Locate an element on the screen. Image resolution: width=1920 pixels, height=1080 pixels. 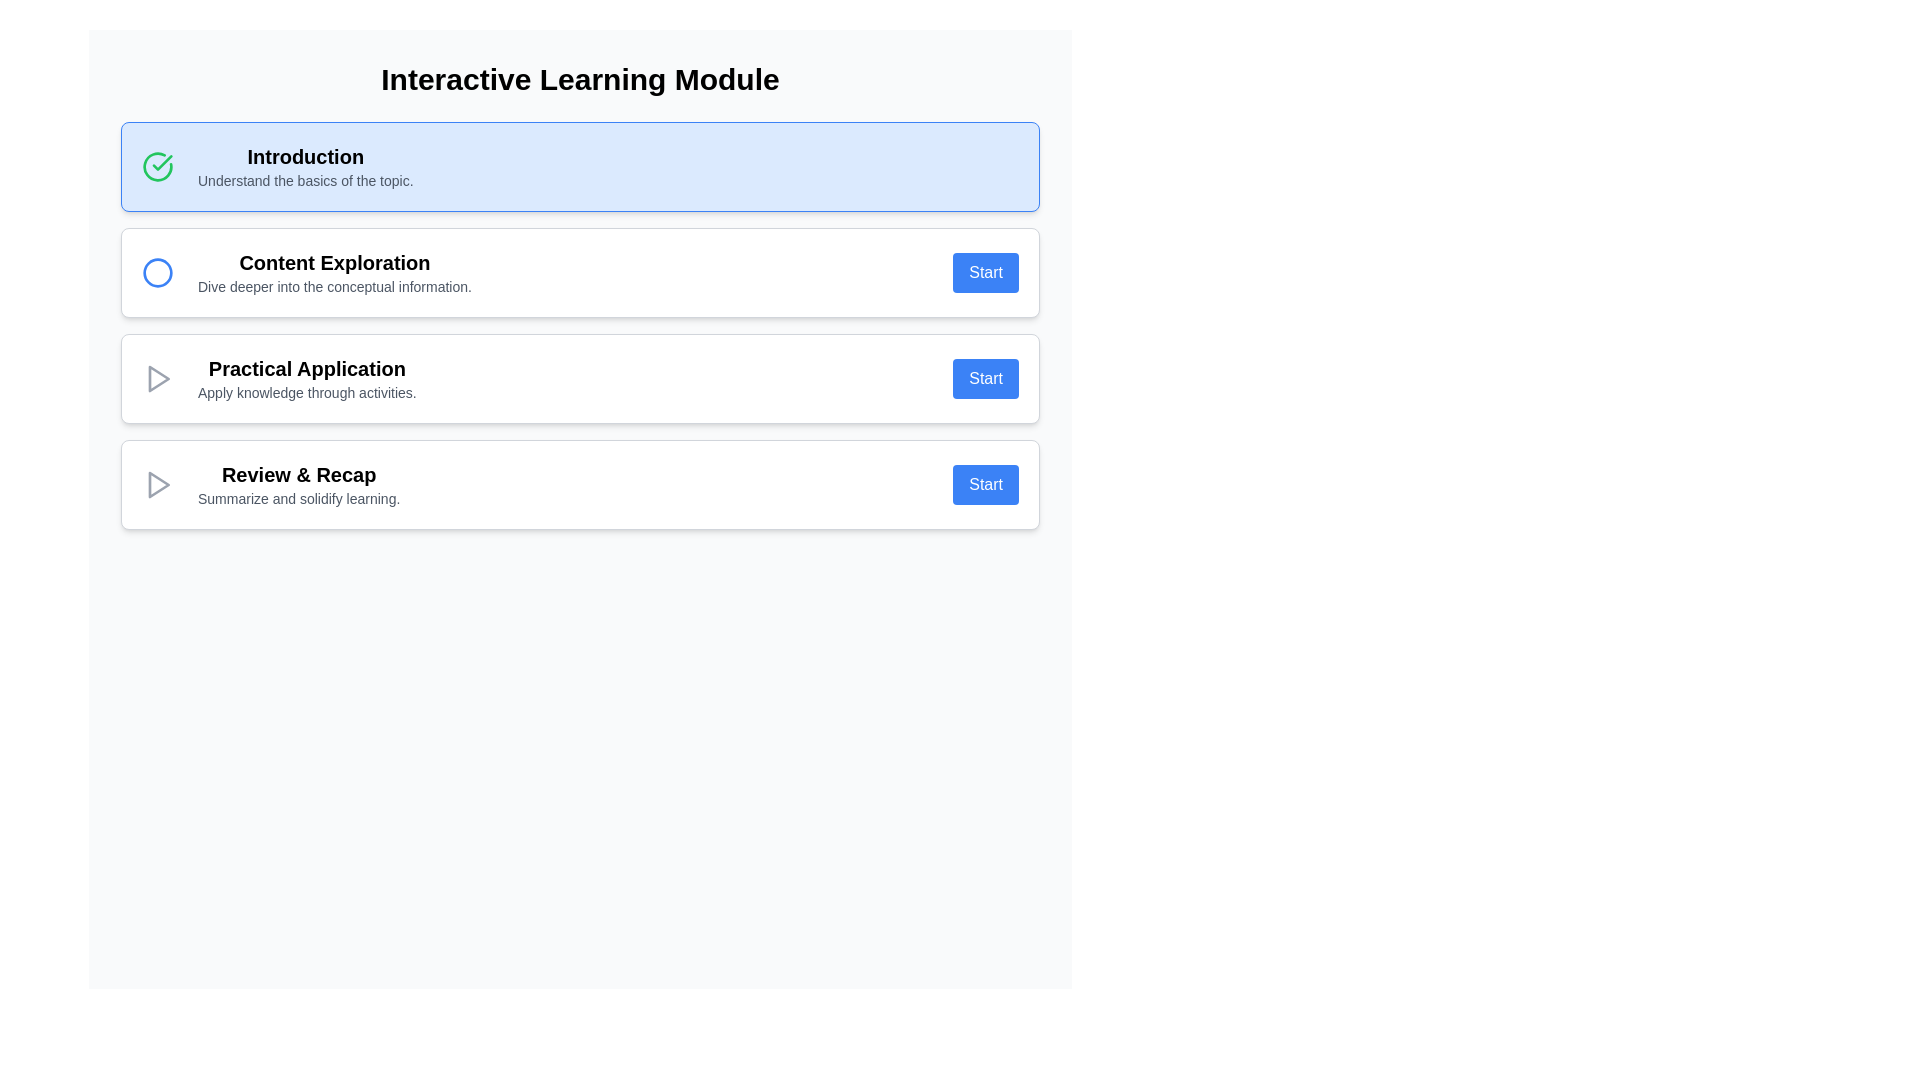
the Text Display element that serves as a description header and subtitle for the 'Content Exploration' section, positioned centrally between the 'Introduction' and 'Practical Application' cards is located at coordinates (335, 273).